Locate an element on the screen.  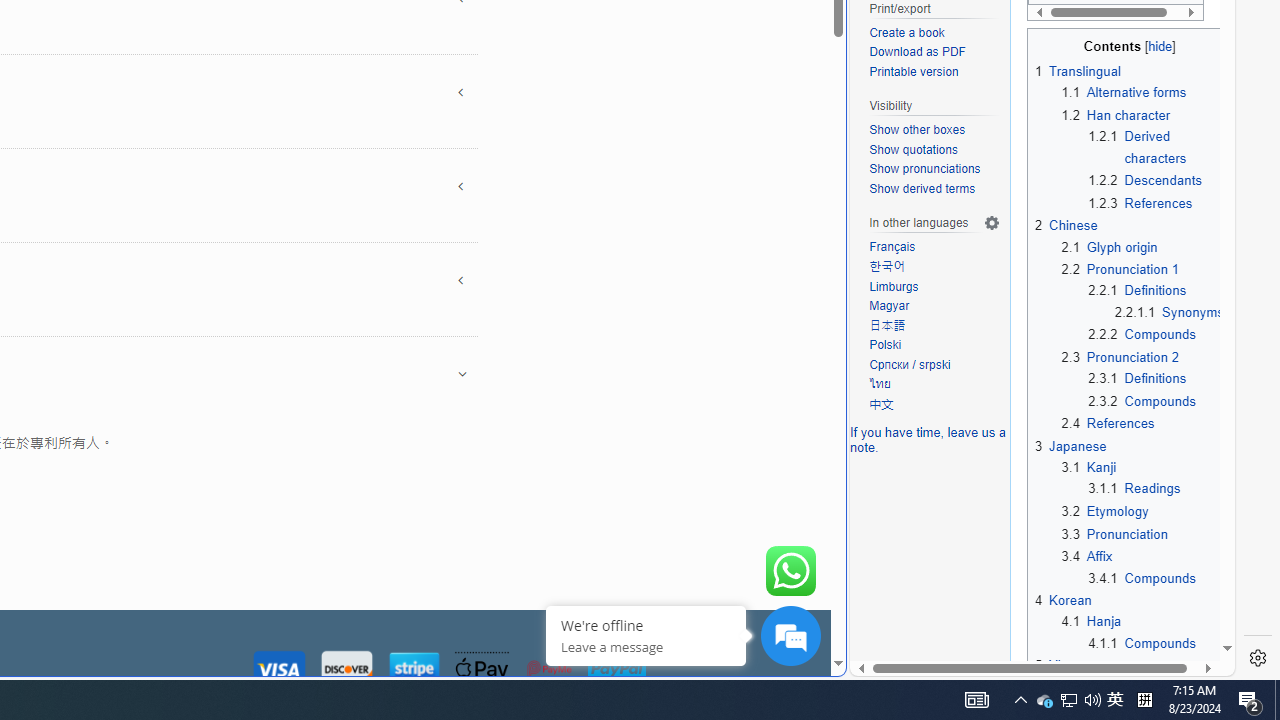
'1.2.1Derived characters' is located at coordinates (1156, 146).